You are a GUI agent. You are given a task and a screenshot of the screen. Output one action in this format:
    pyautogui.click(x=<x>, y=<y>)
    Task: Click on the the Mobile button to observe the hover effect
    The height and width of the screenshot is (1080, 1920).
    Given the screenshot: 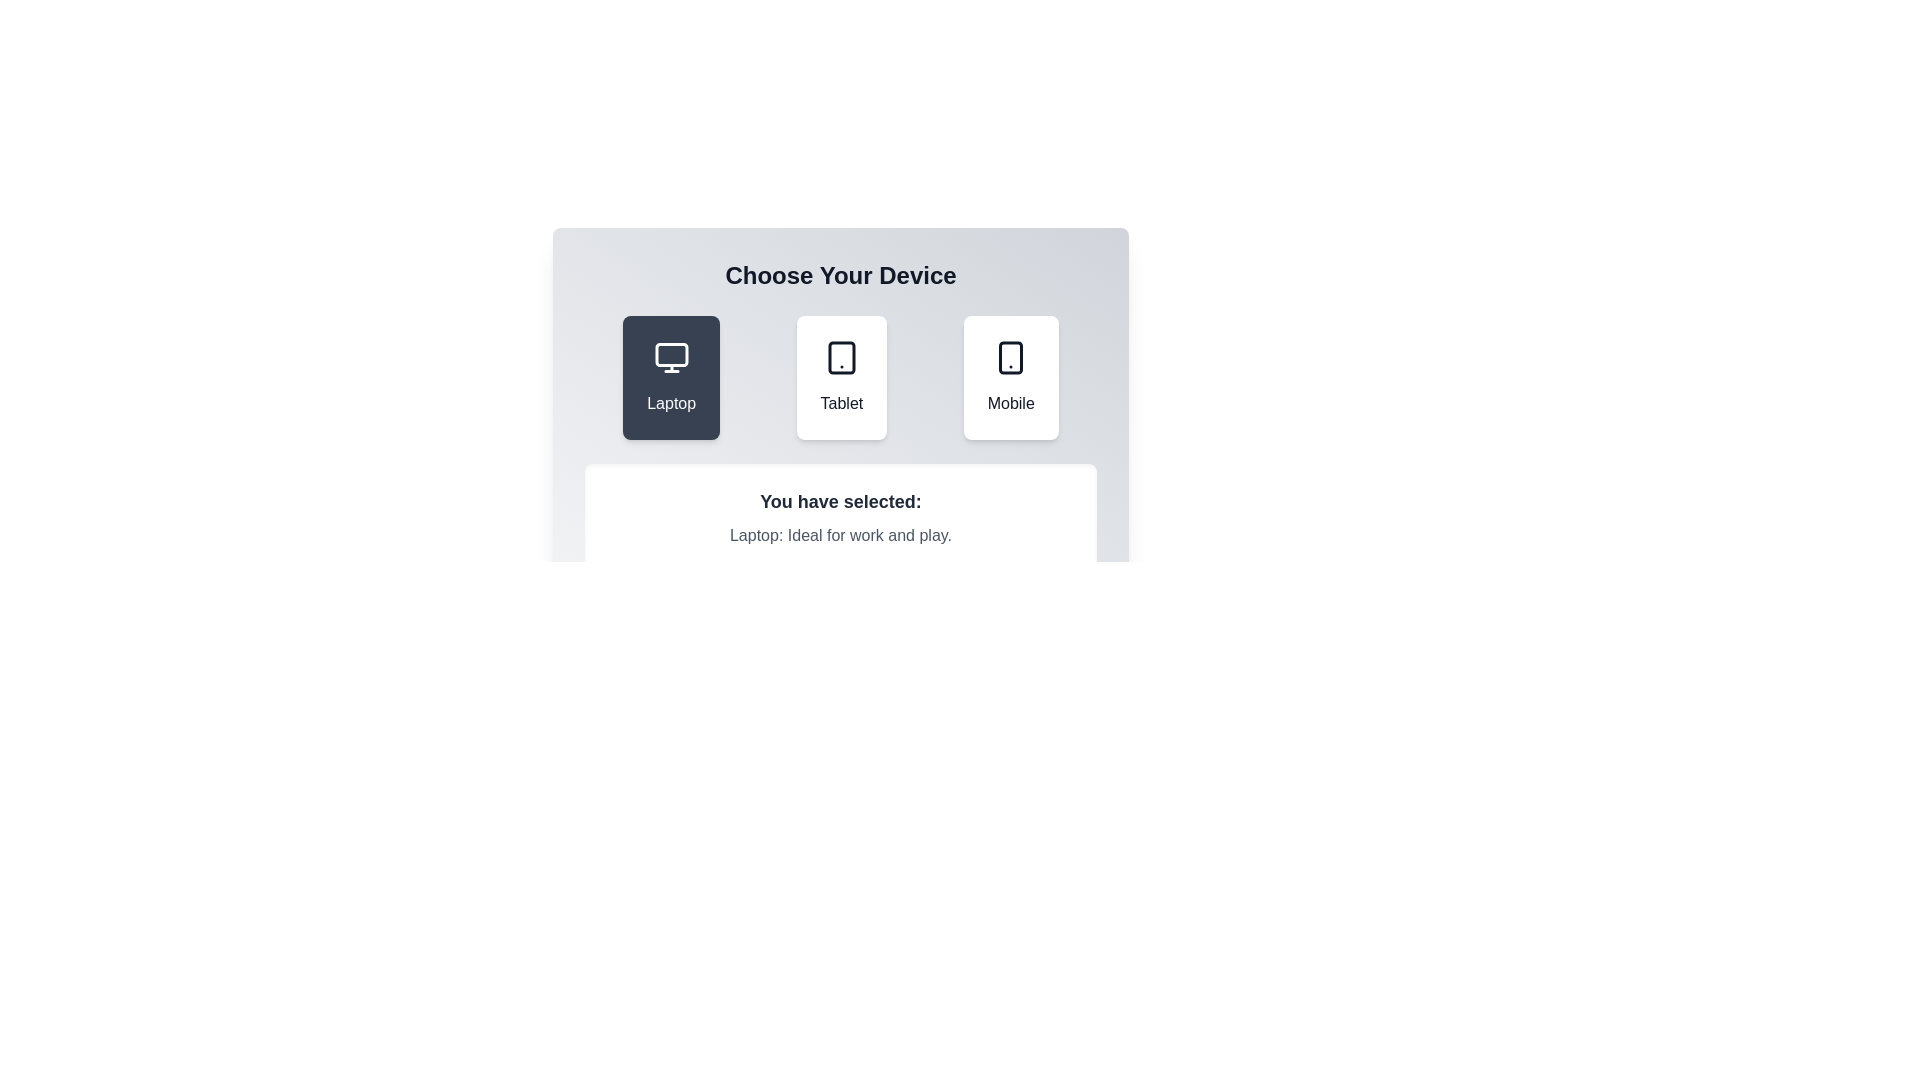 What is the action you would take?
    pyautogui.click(x=1011, y=378)
    